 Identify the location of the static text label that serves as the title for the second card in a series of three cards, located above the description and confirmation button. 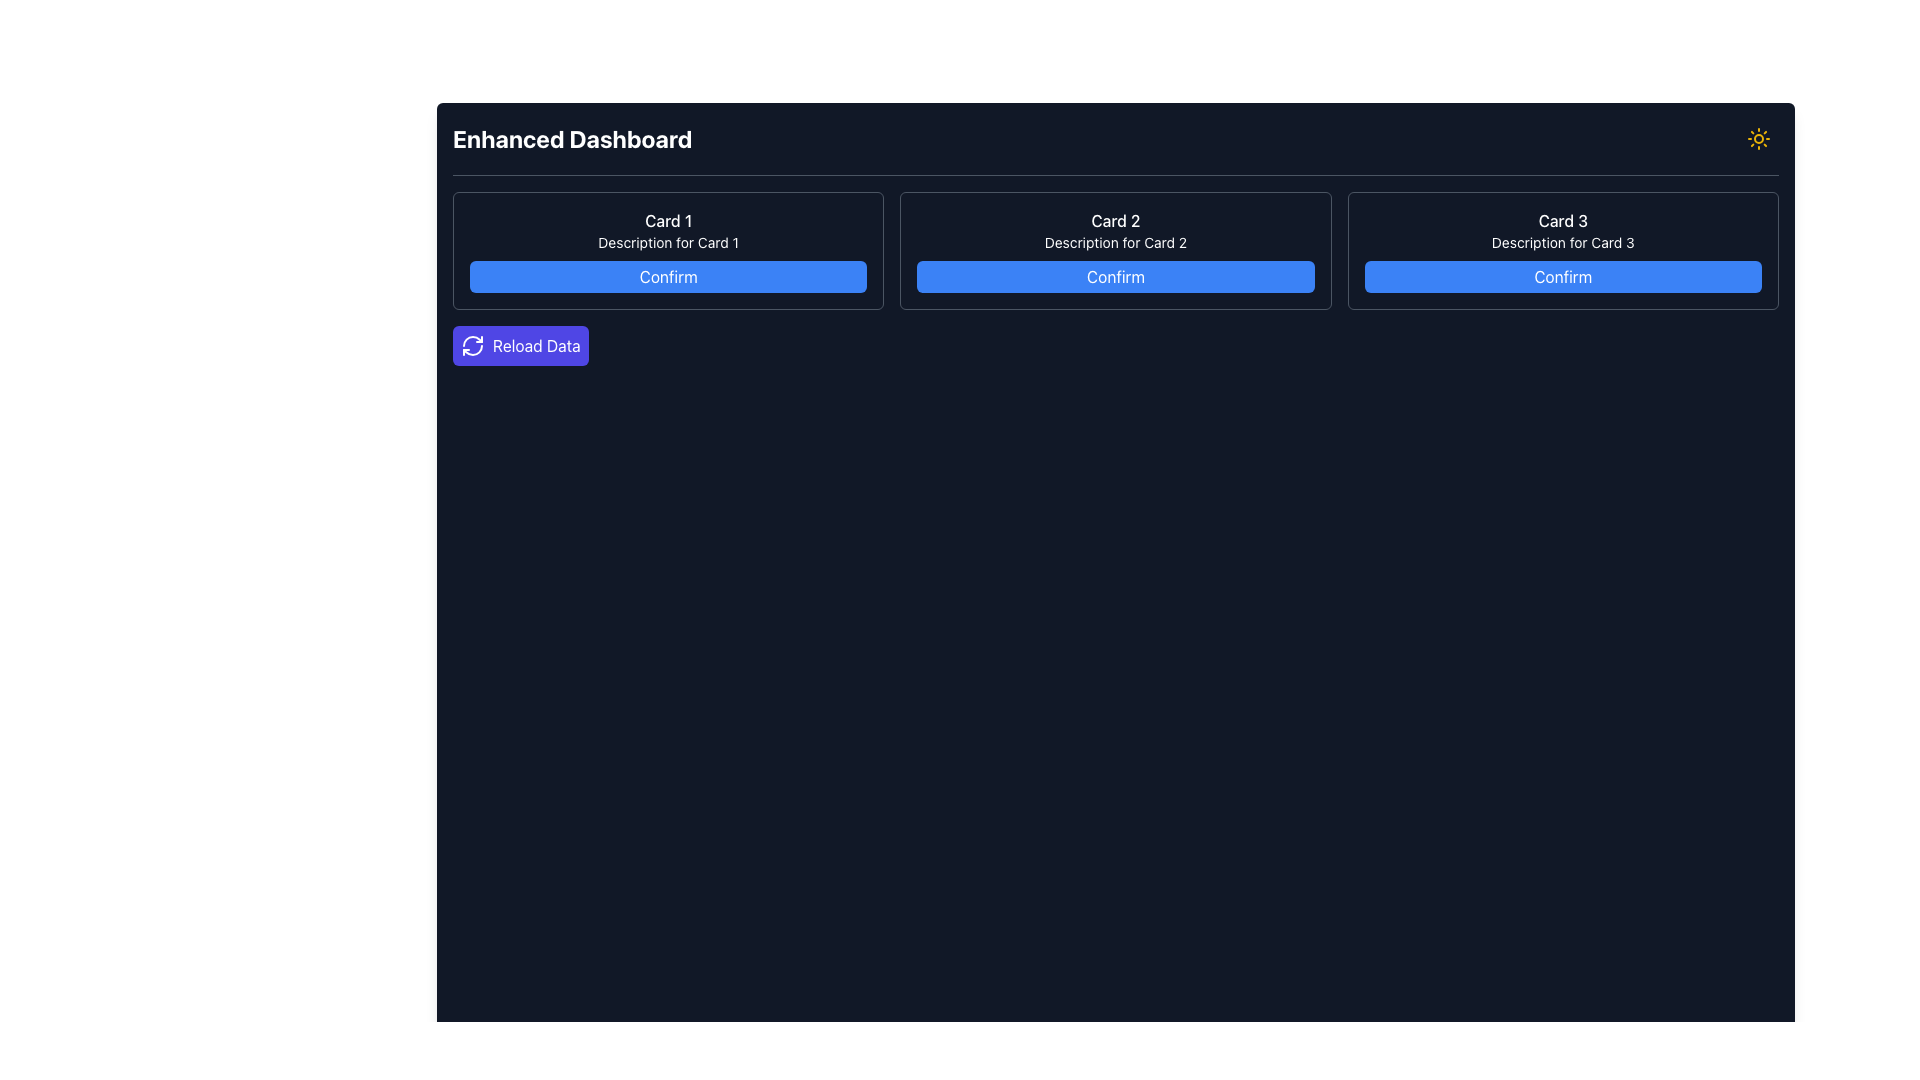
(1114, 220).